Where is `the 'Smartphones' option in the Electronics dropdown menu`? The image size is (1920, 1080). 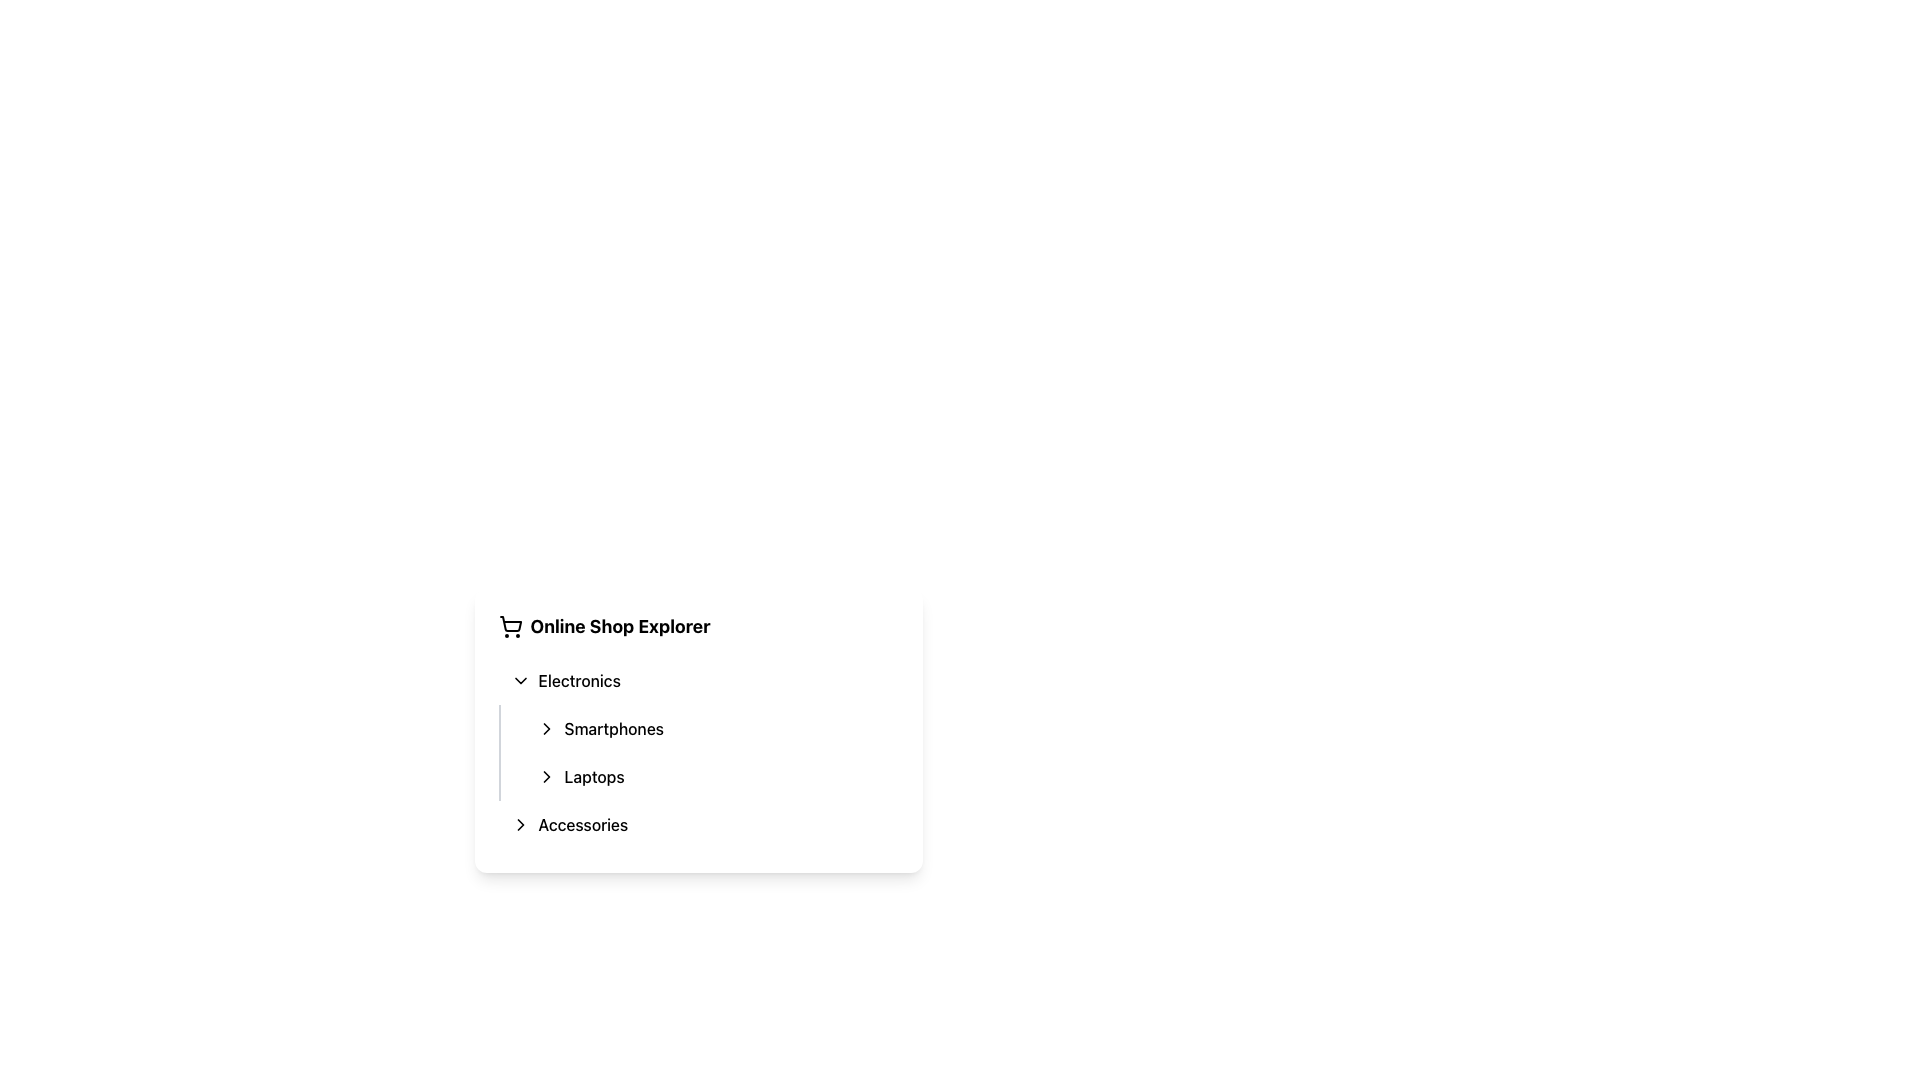
the 'Smartphones' option in the Electronics dropdown menu is located at coordinates (698, 729).